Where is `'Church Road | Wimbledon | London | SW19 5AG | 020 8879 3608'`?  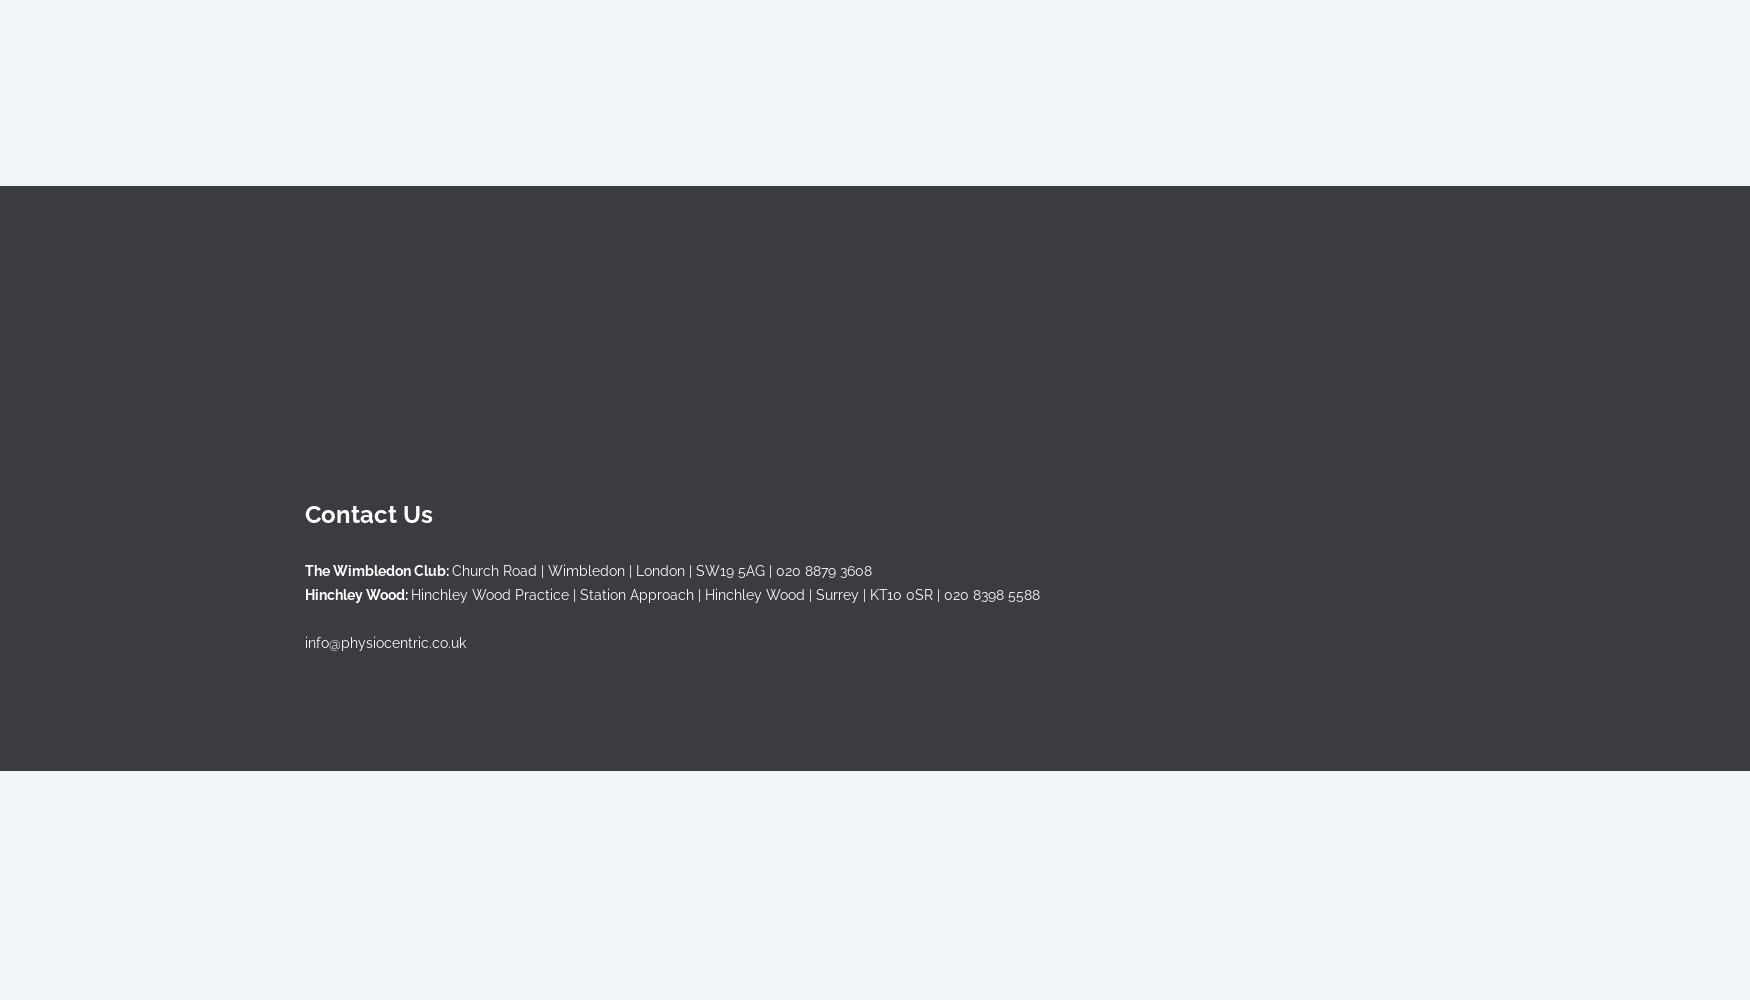
'Church Road | Wimbledon | London | SW19 5AG | 020 8879 3608' is located at coordinates (452, 569).